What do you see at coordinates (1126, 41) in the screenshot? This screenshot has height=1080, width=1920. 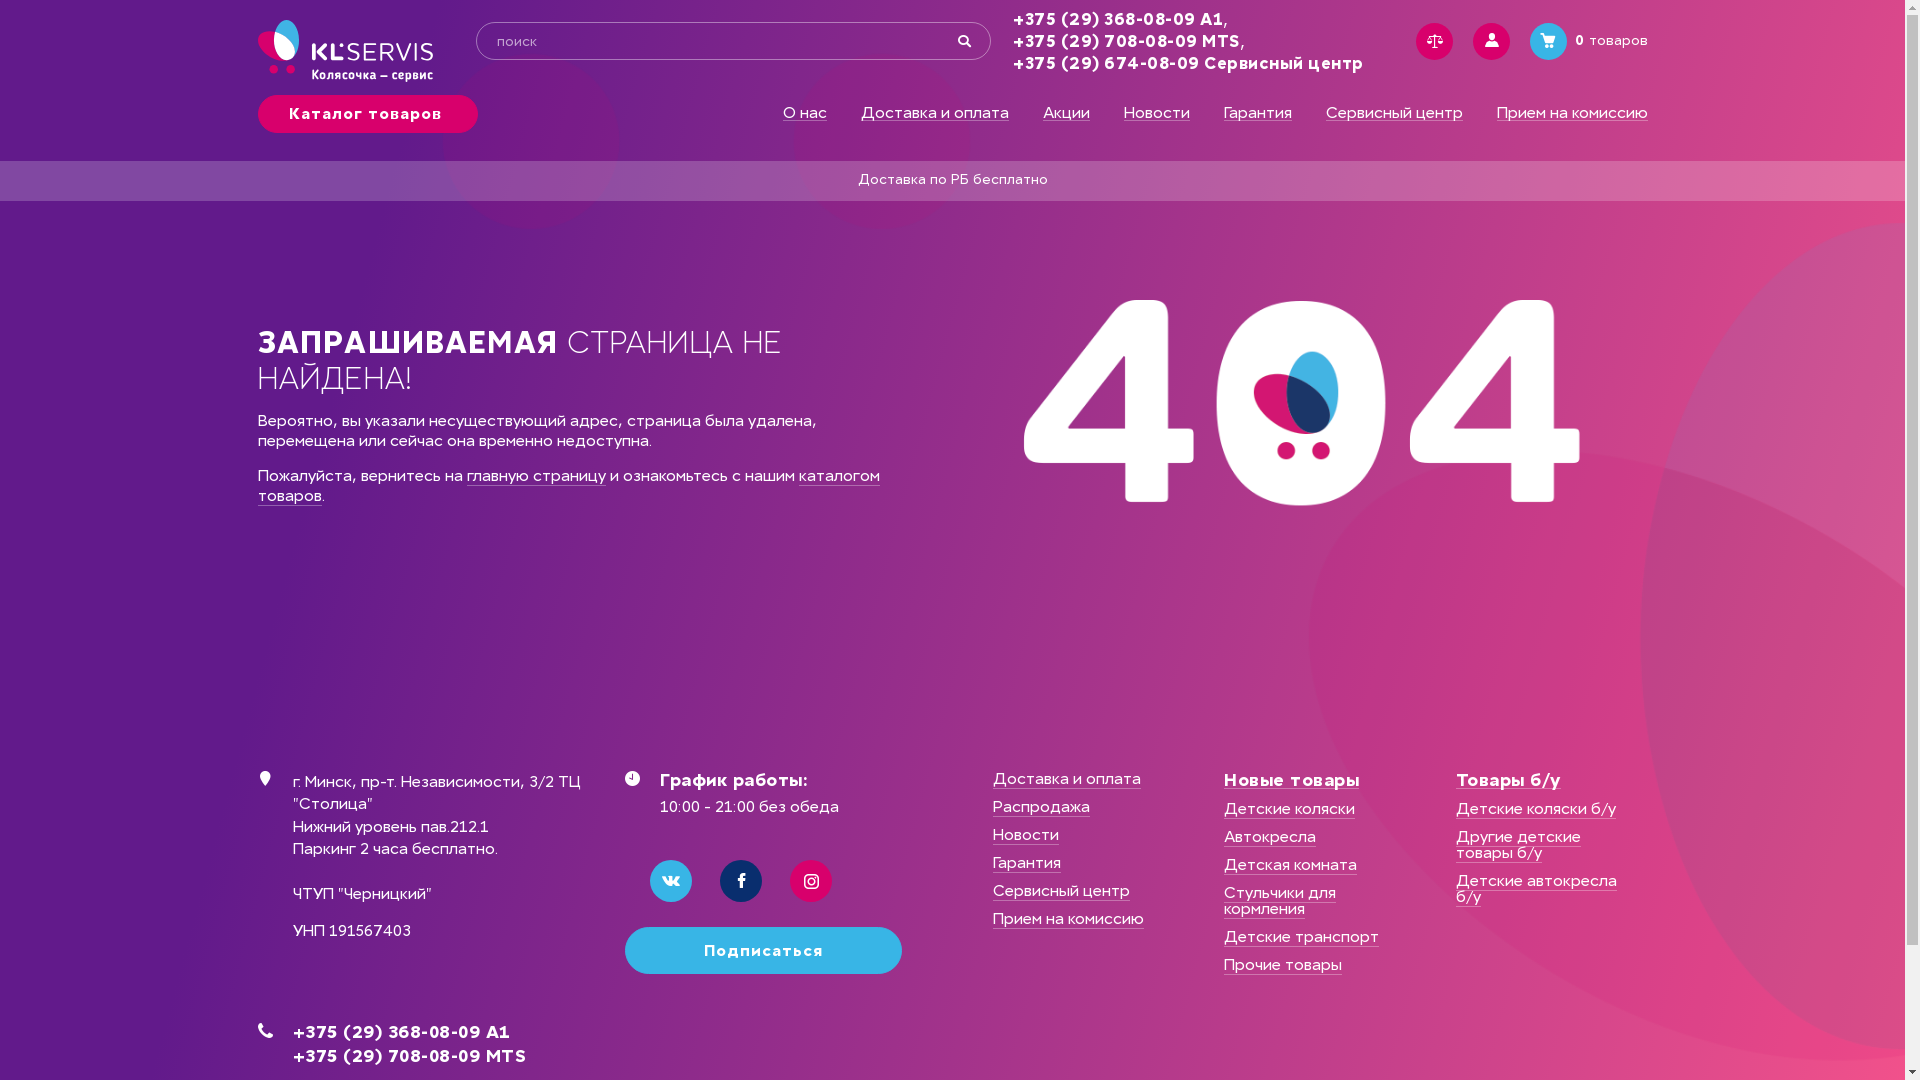 I see `'+375 (29) 708-08-09 MTS'` at bounding box center [1126, 41].